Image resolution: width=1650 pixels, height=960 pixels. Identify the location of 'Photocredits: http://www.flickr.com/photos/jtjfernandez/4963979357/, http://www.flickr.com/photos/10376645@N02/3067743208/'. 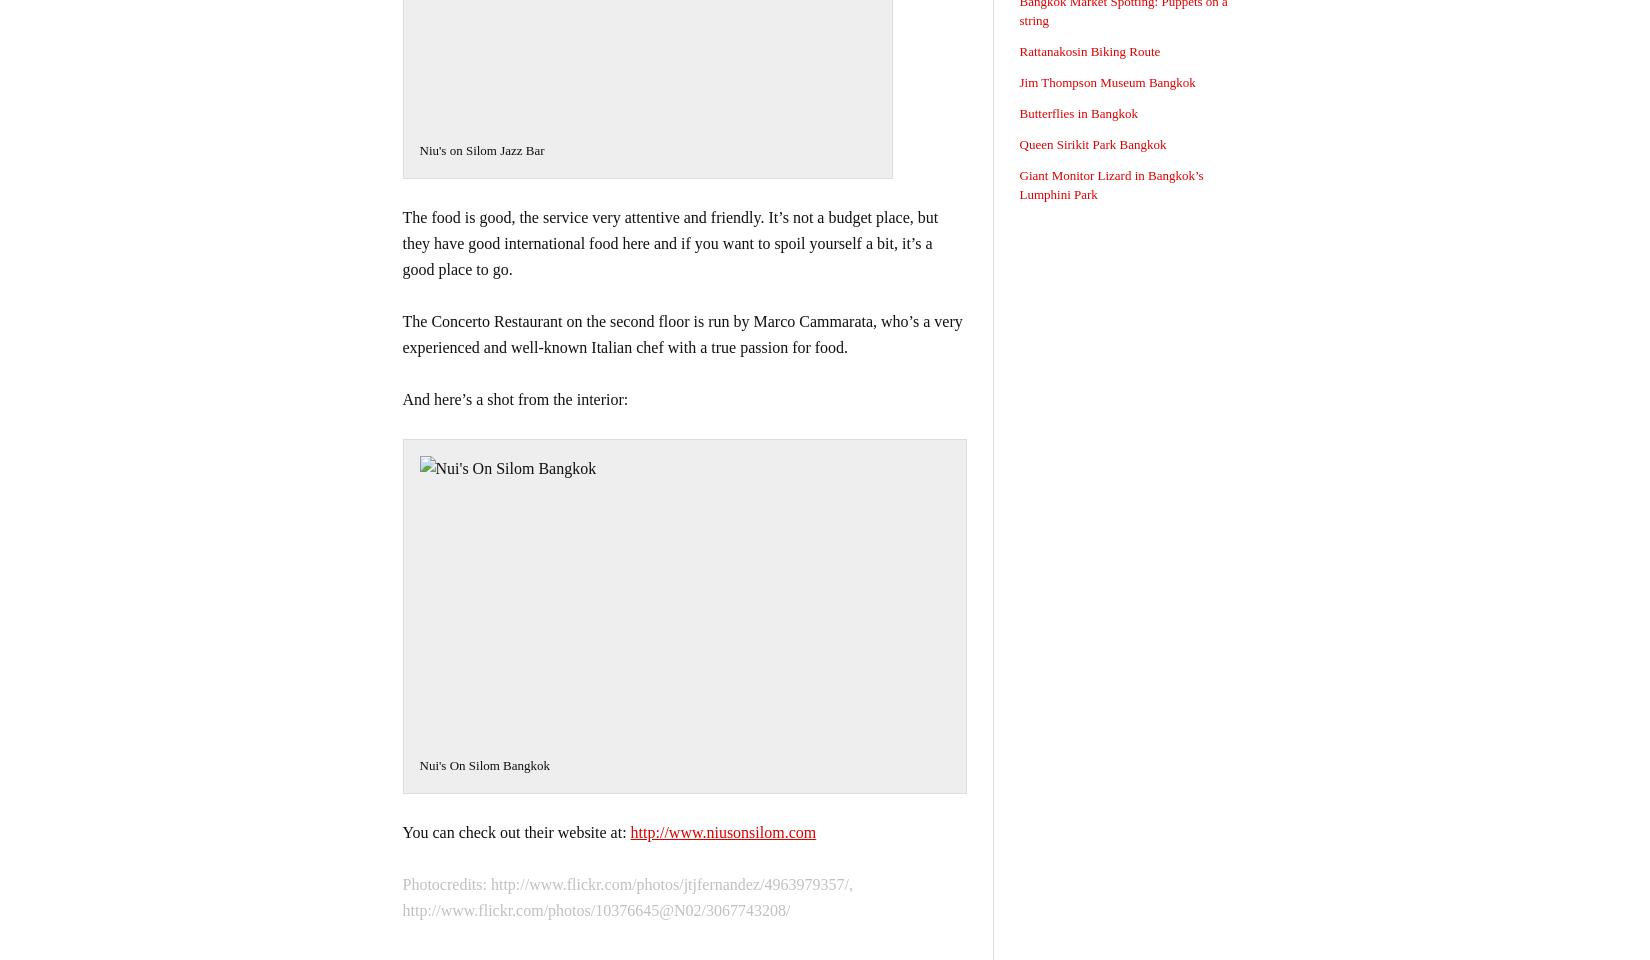
(626, 896).